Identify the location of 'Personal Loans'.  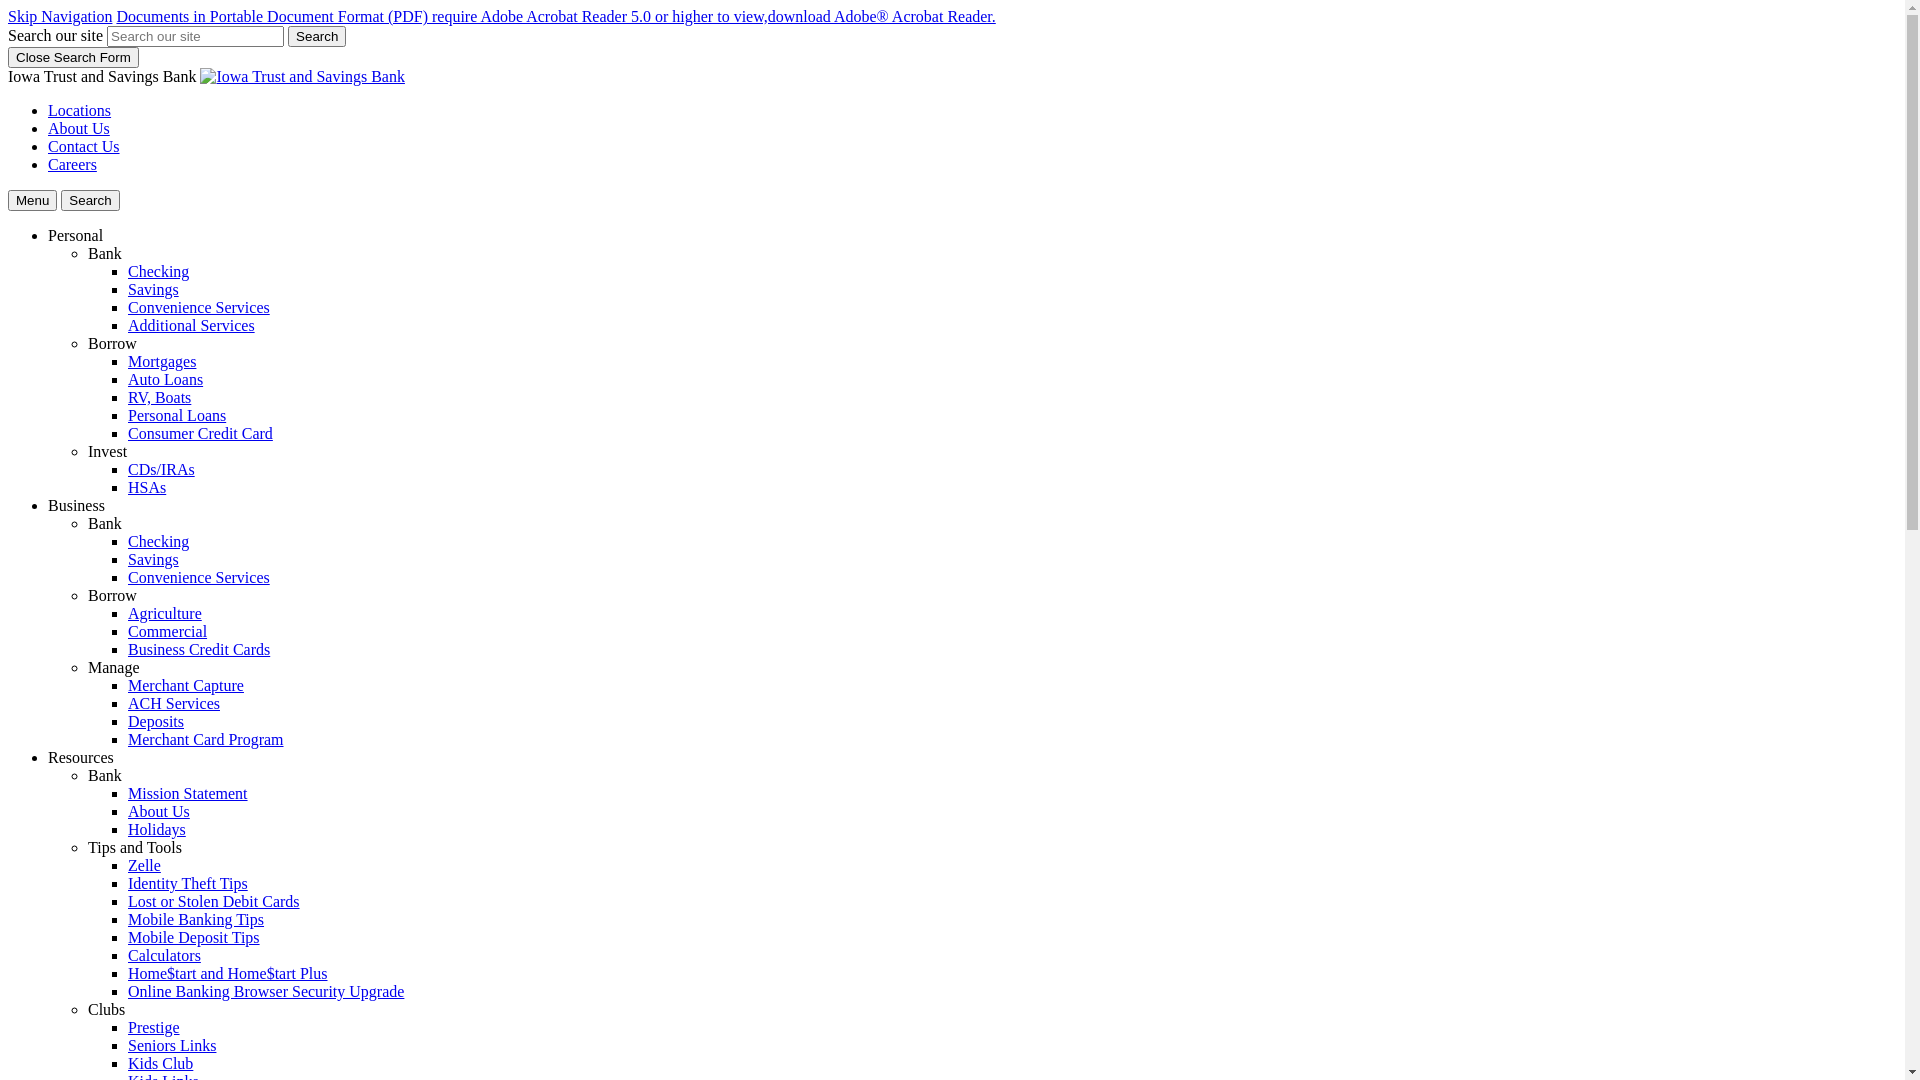
(177, 414).